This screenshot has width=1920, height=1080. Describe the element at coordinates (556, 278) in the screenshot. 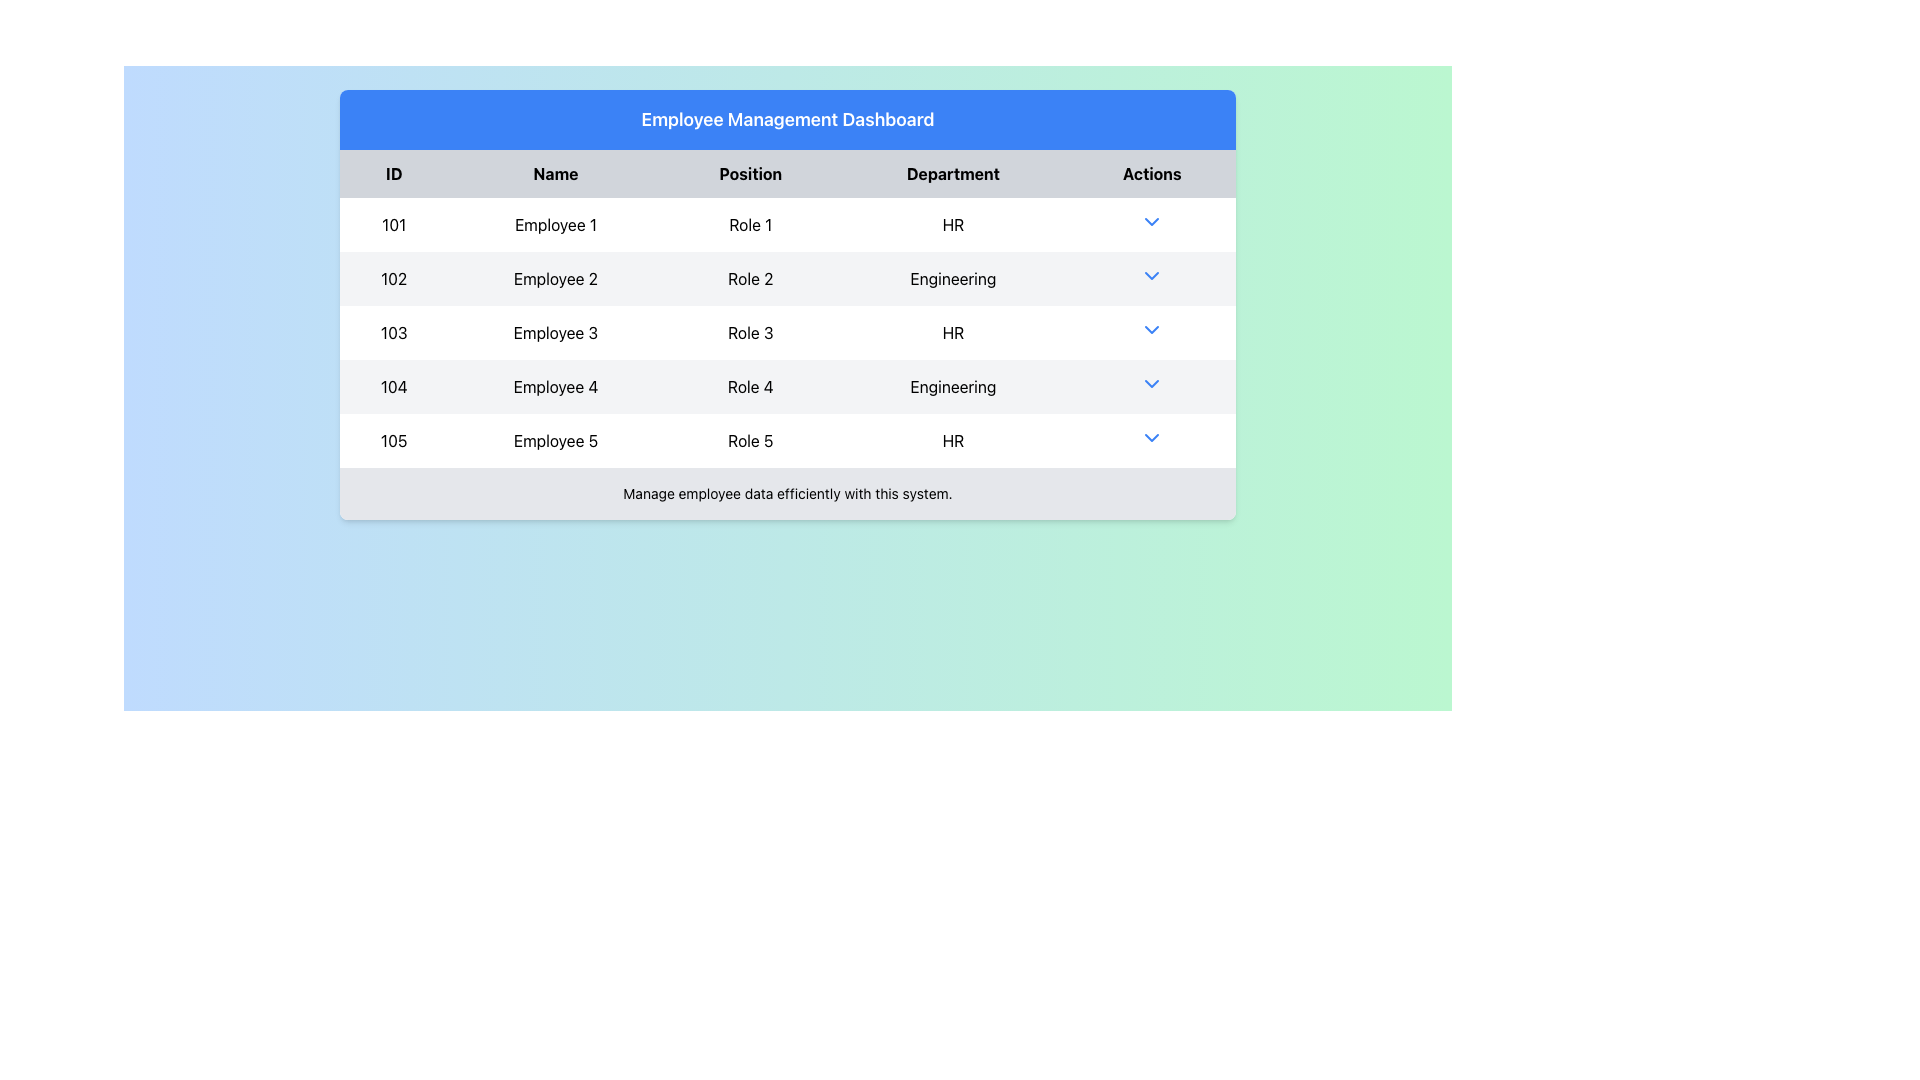

I see `the employee name label located in the second row of the table under the 'Name' column, positioned between the 'ID' column with value '102' and the 'Role 2' in the 'Position' column` at that location.